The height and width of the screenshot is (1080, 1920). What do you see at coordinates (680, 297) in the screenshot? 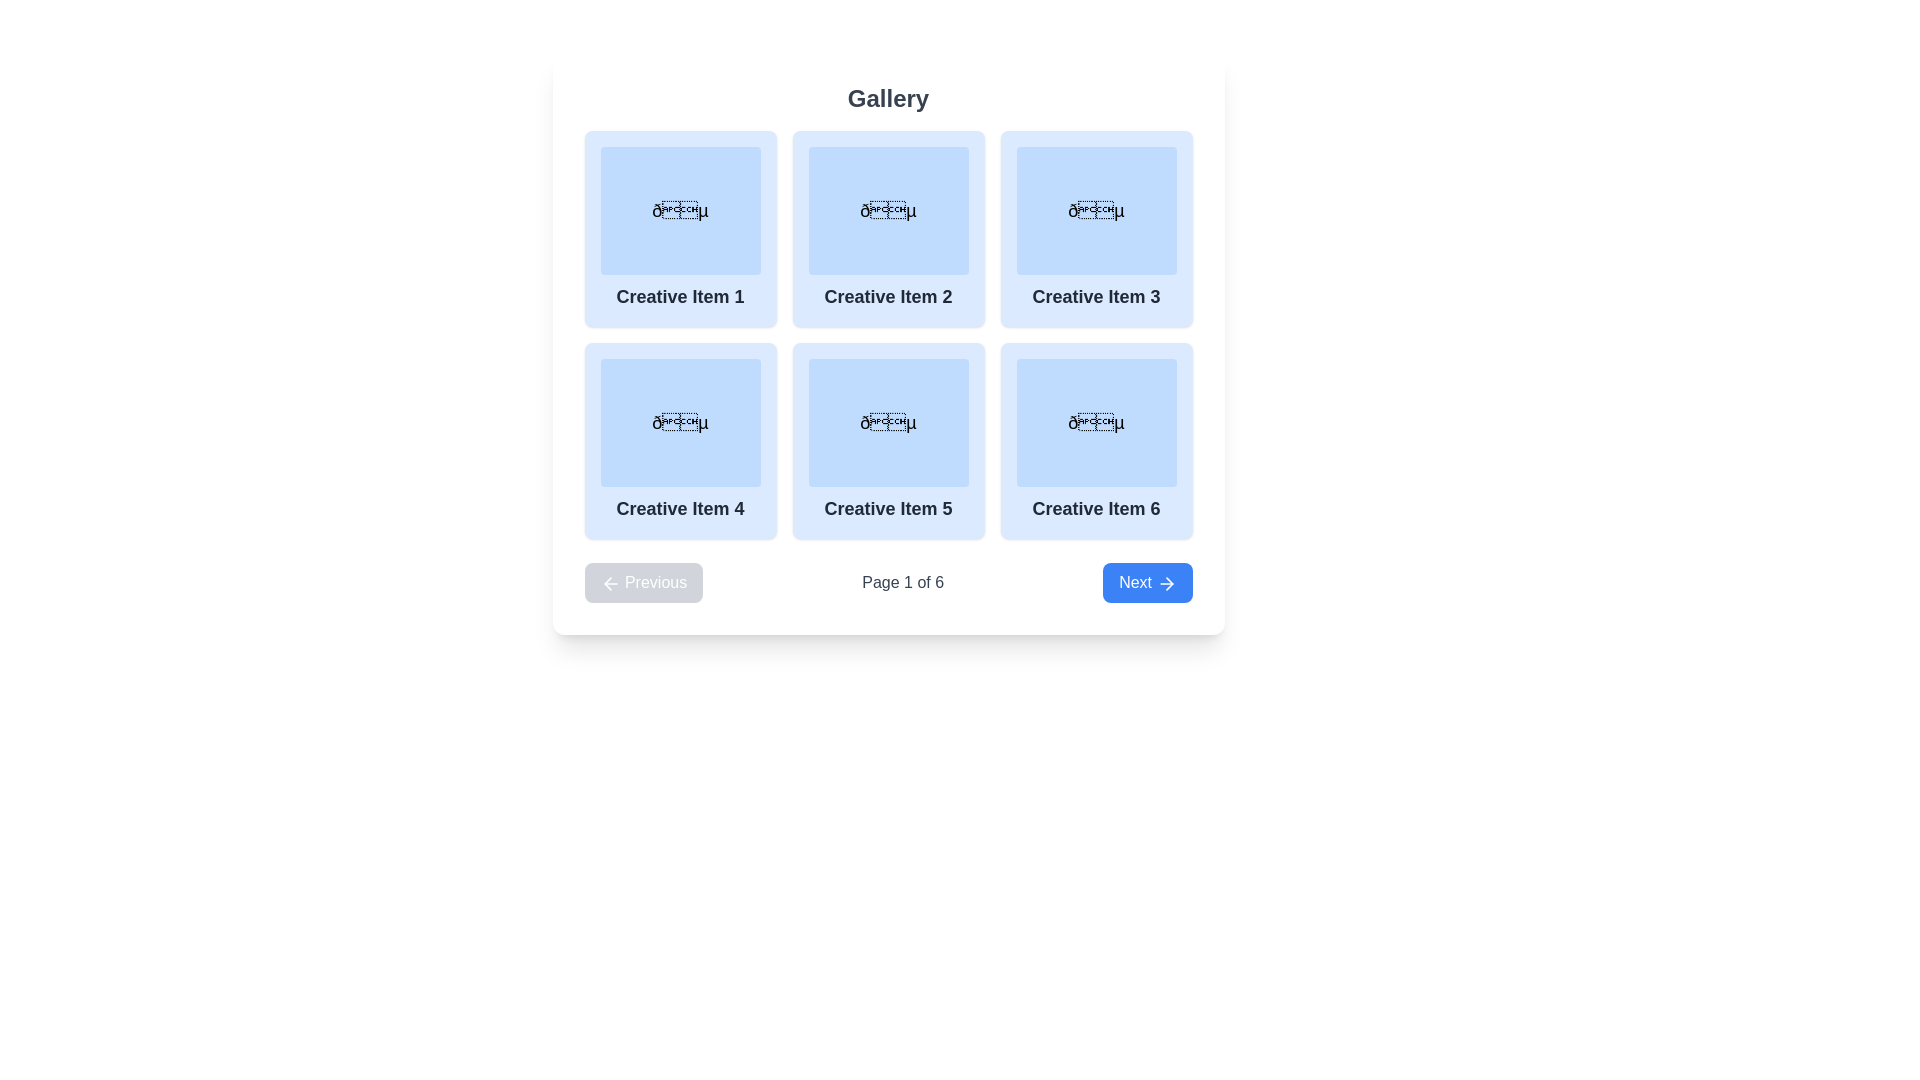
I see `the text label that reads 'Creative Item 1', which is styled in bold and dark gray, located within a light blue card in the top-left corner of a grid layout` at bounding box center [680, 297].